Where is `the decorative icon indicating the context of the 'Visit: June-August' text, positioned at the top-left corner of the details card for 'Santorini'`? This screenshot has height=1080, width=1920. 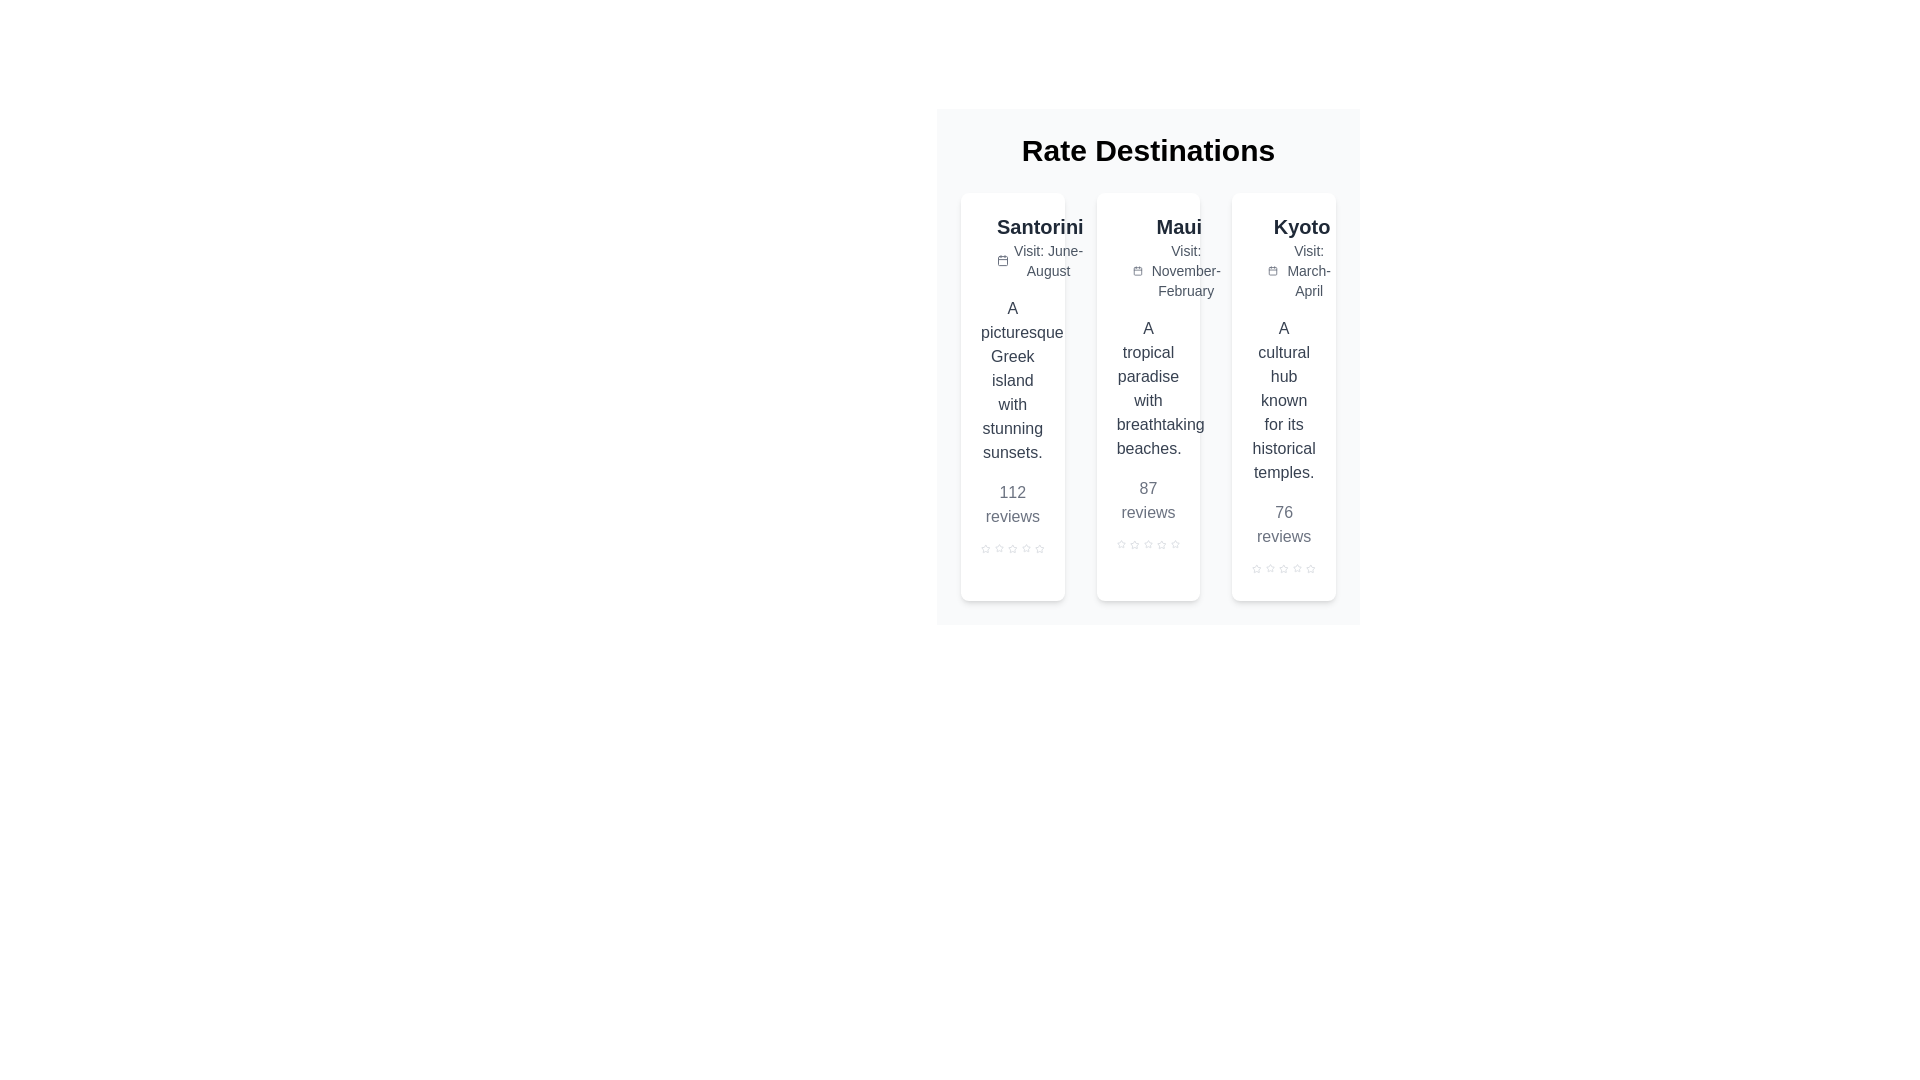 the decorative icon indicating the context of the 'Visit: June-August' text, positioned at the top-left corner of the details card for 'Santorini' is located at coordinates (1003, 260).